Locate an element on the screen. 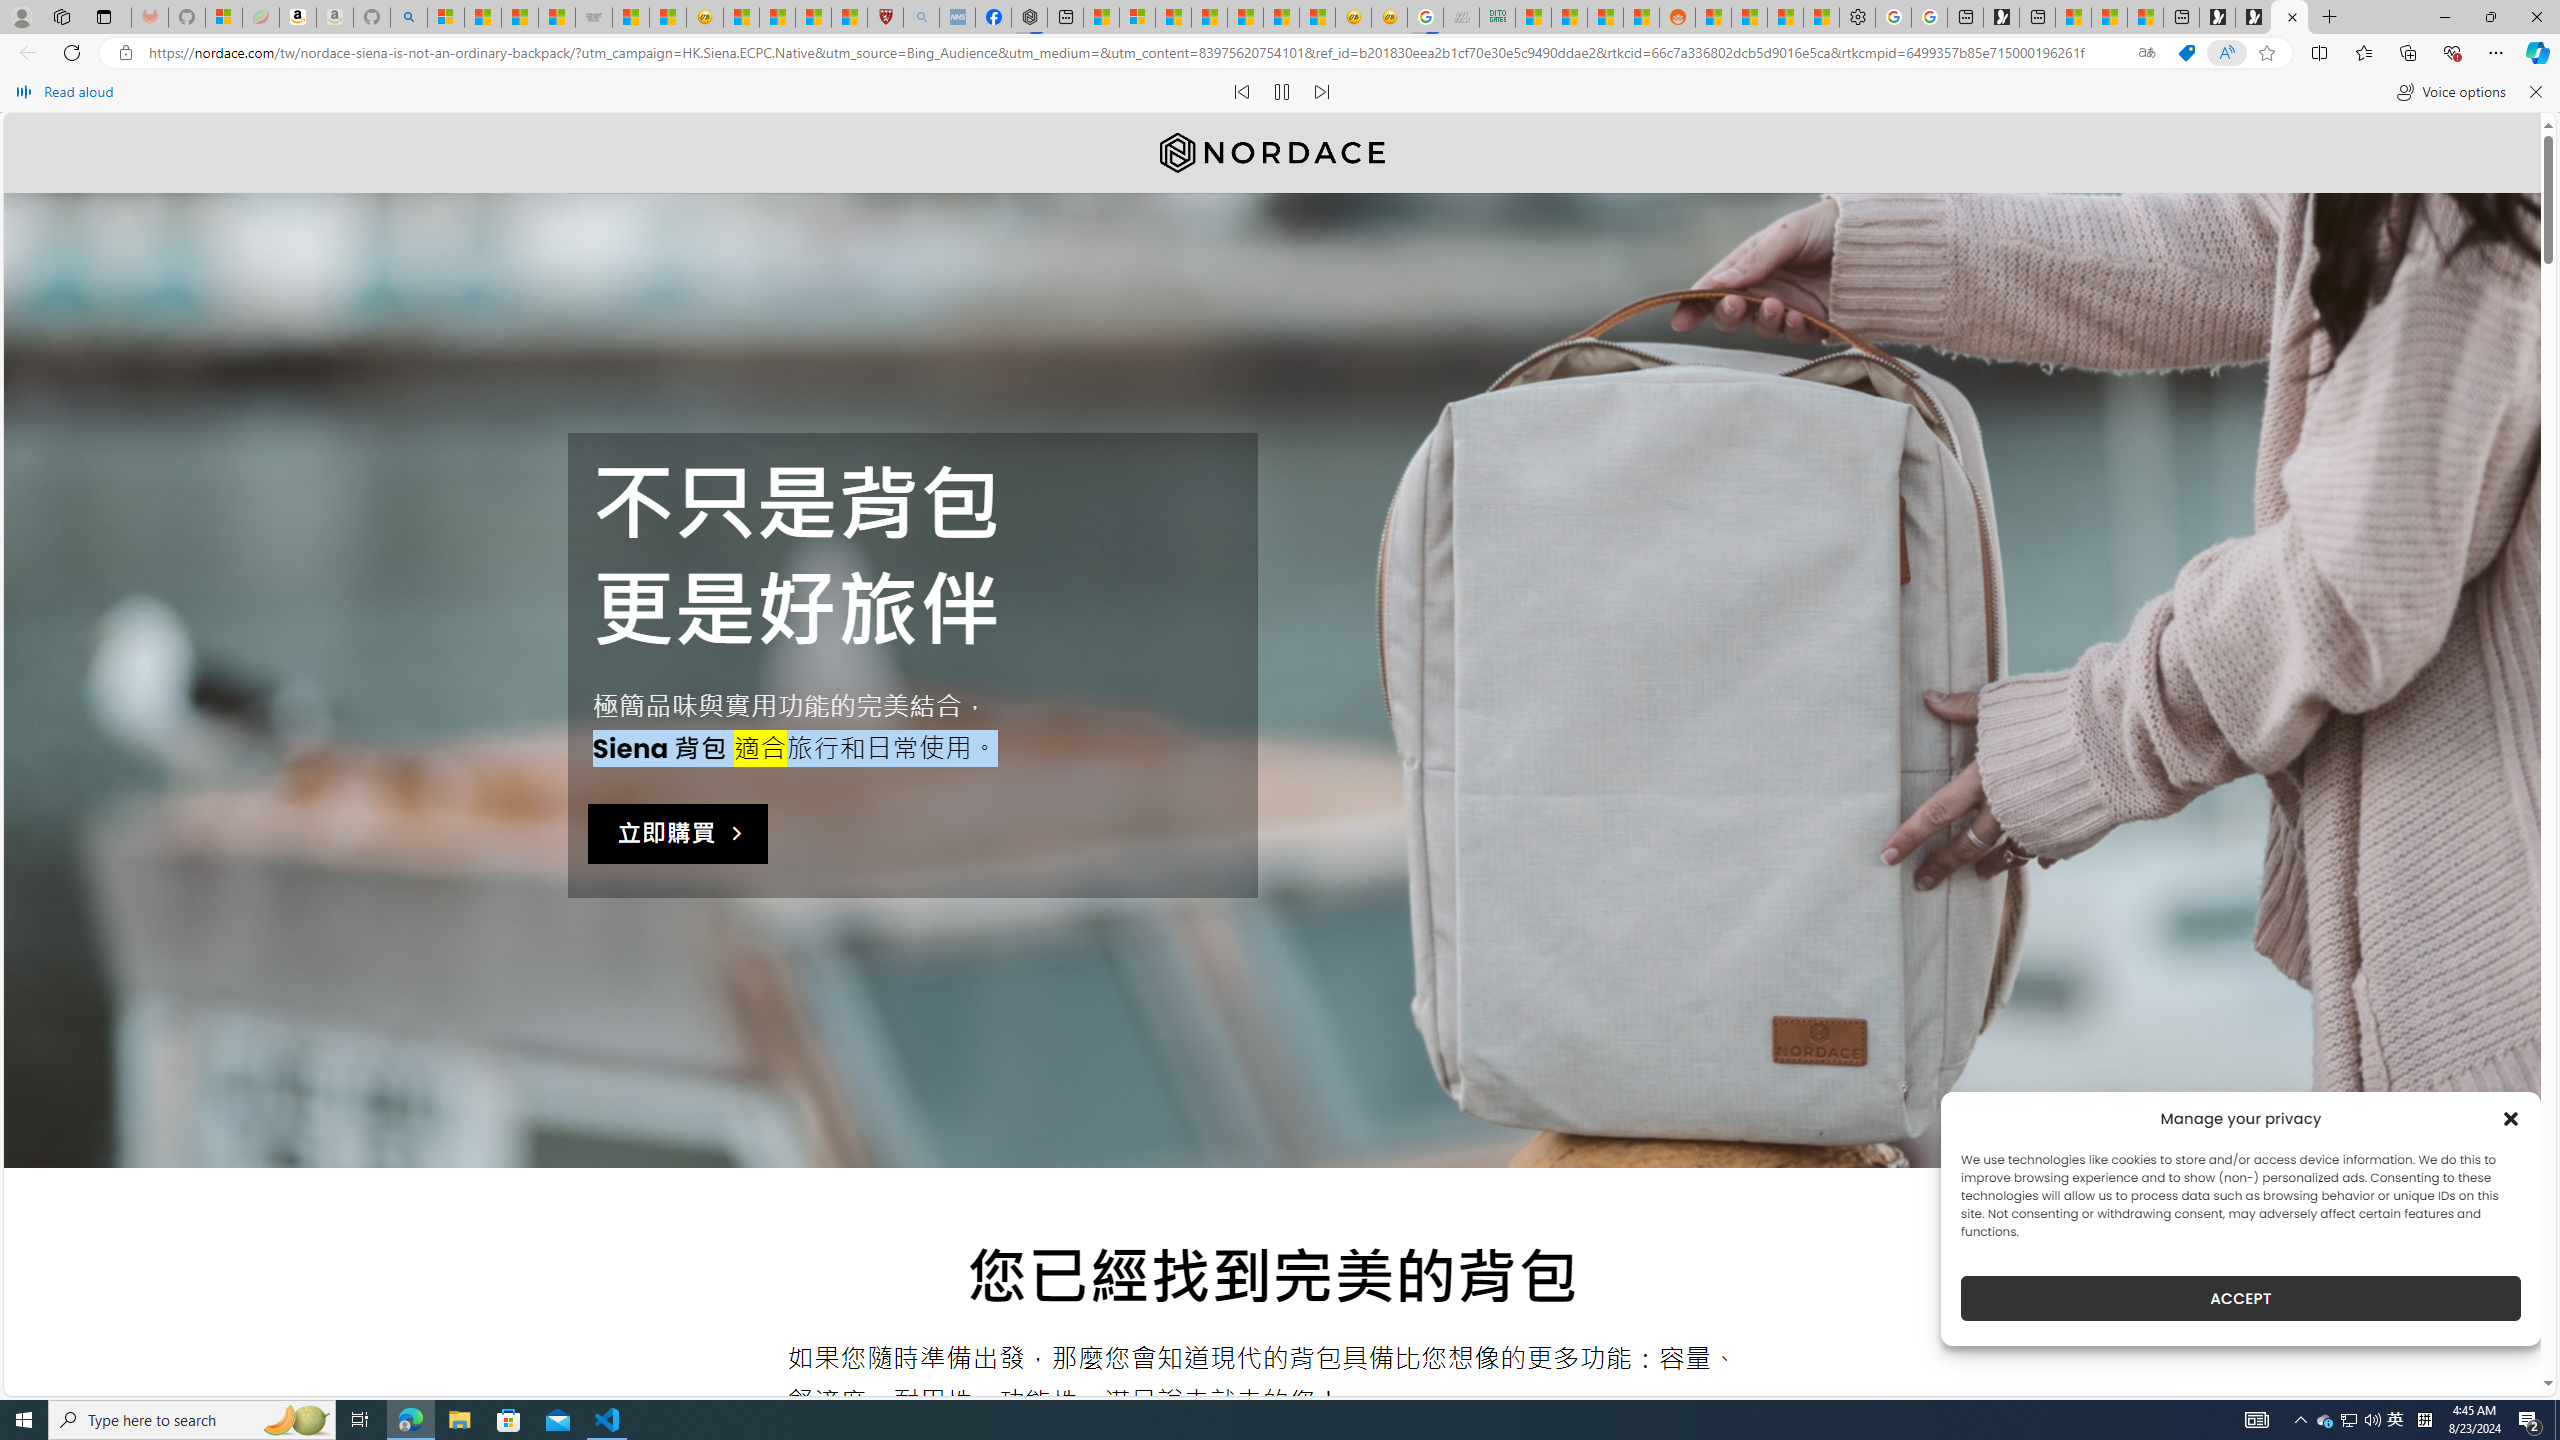 The image size is (2560, 1440). 'Show translate options' is located at coordinates (2145, 53).